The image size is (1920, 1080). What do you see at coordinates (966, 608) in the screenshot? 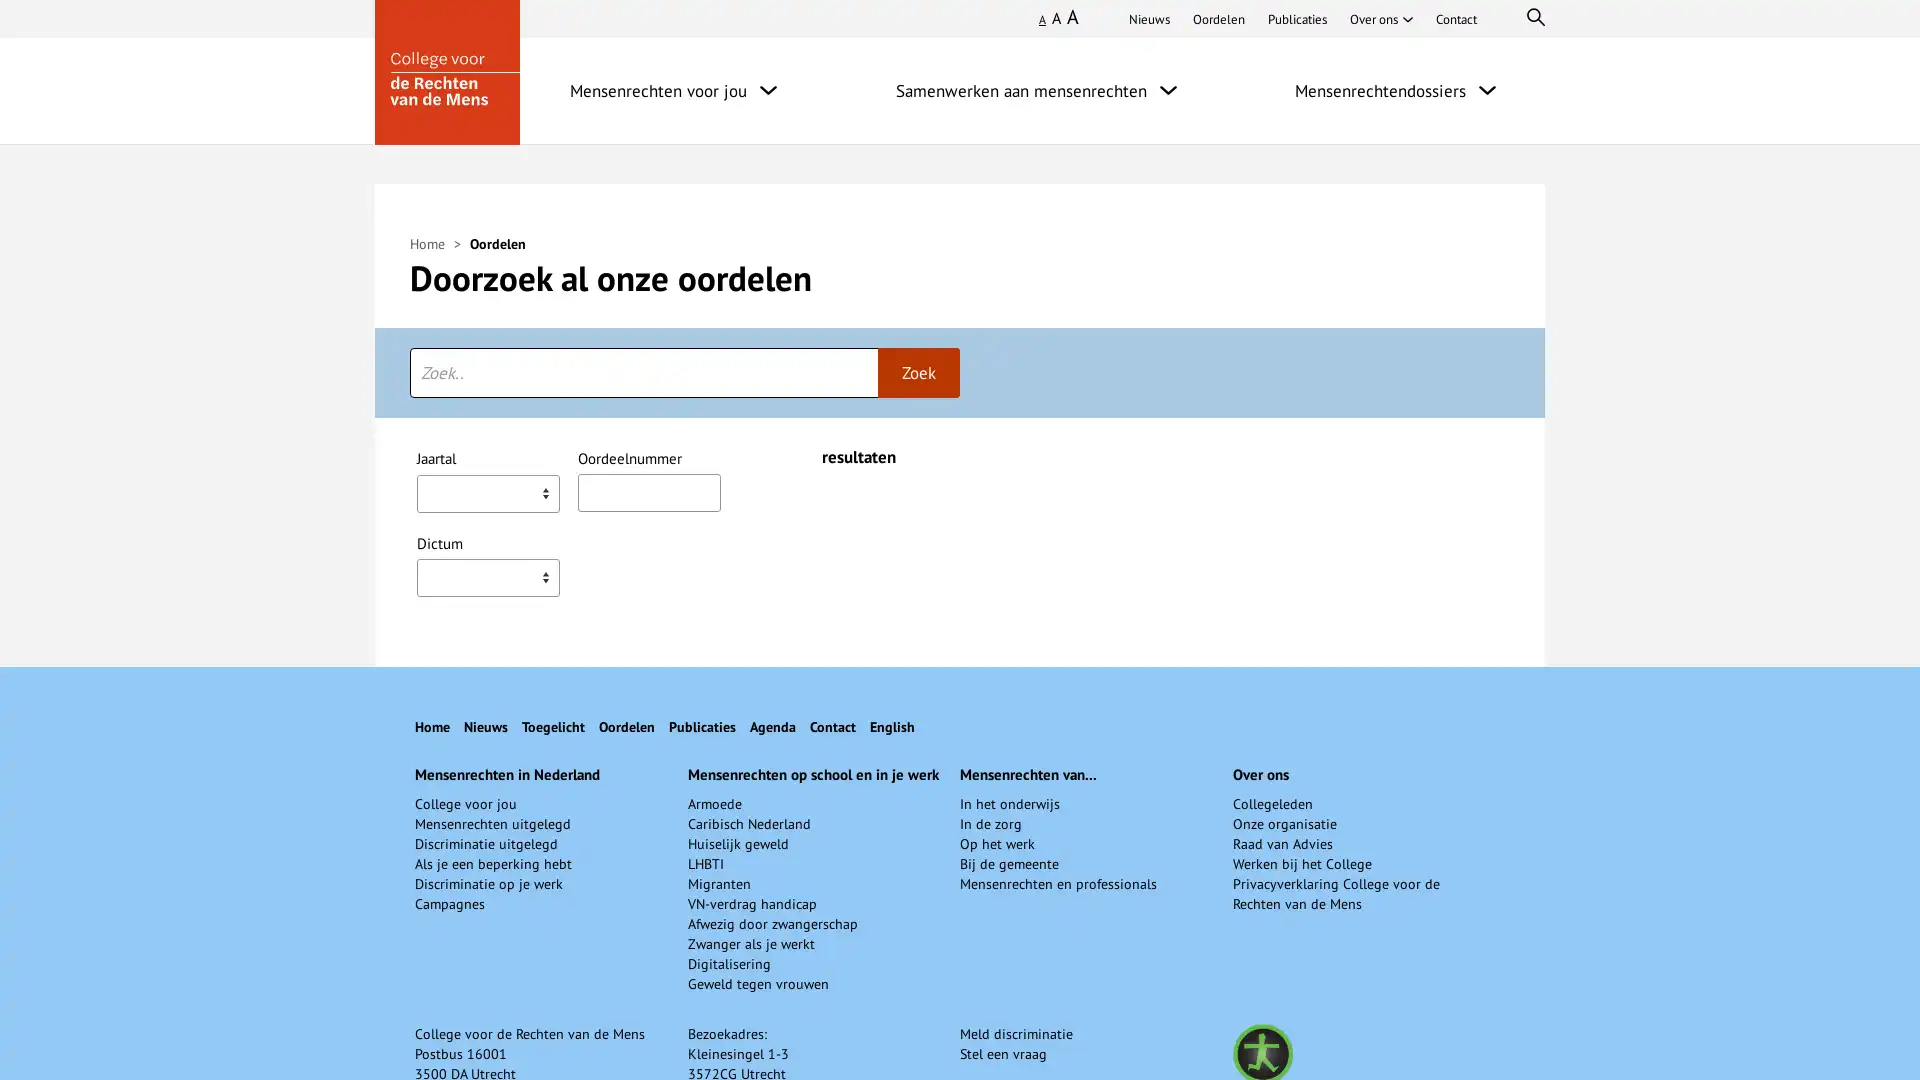
I see `Seksuele intimidatie,` at bounding box center [966, 608].